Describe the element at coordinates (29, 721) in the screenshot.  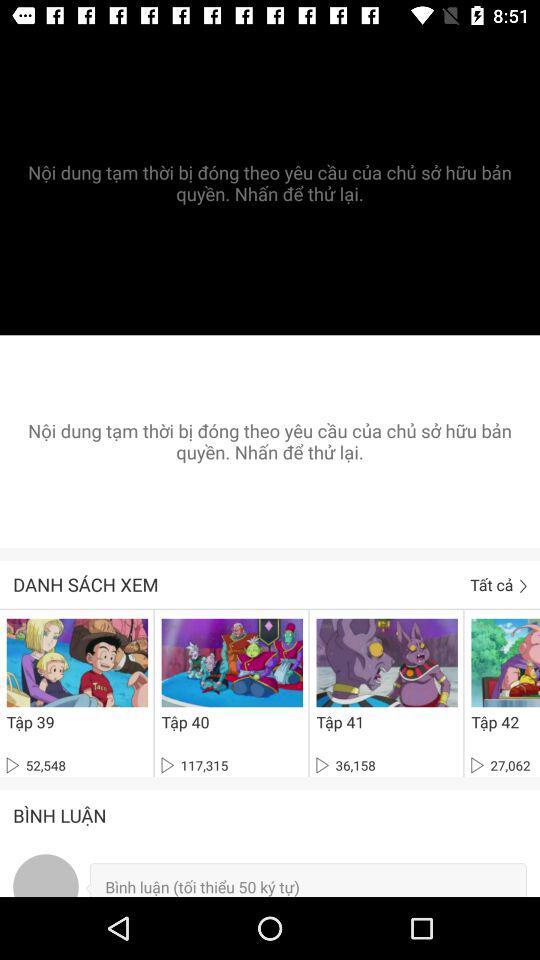
I see `item above the 52,548 icon` at that location.